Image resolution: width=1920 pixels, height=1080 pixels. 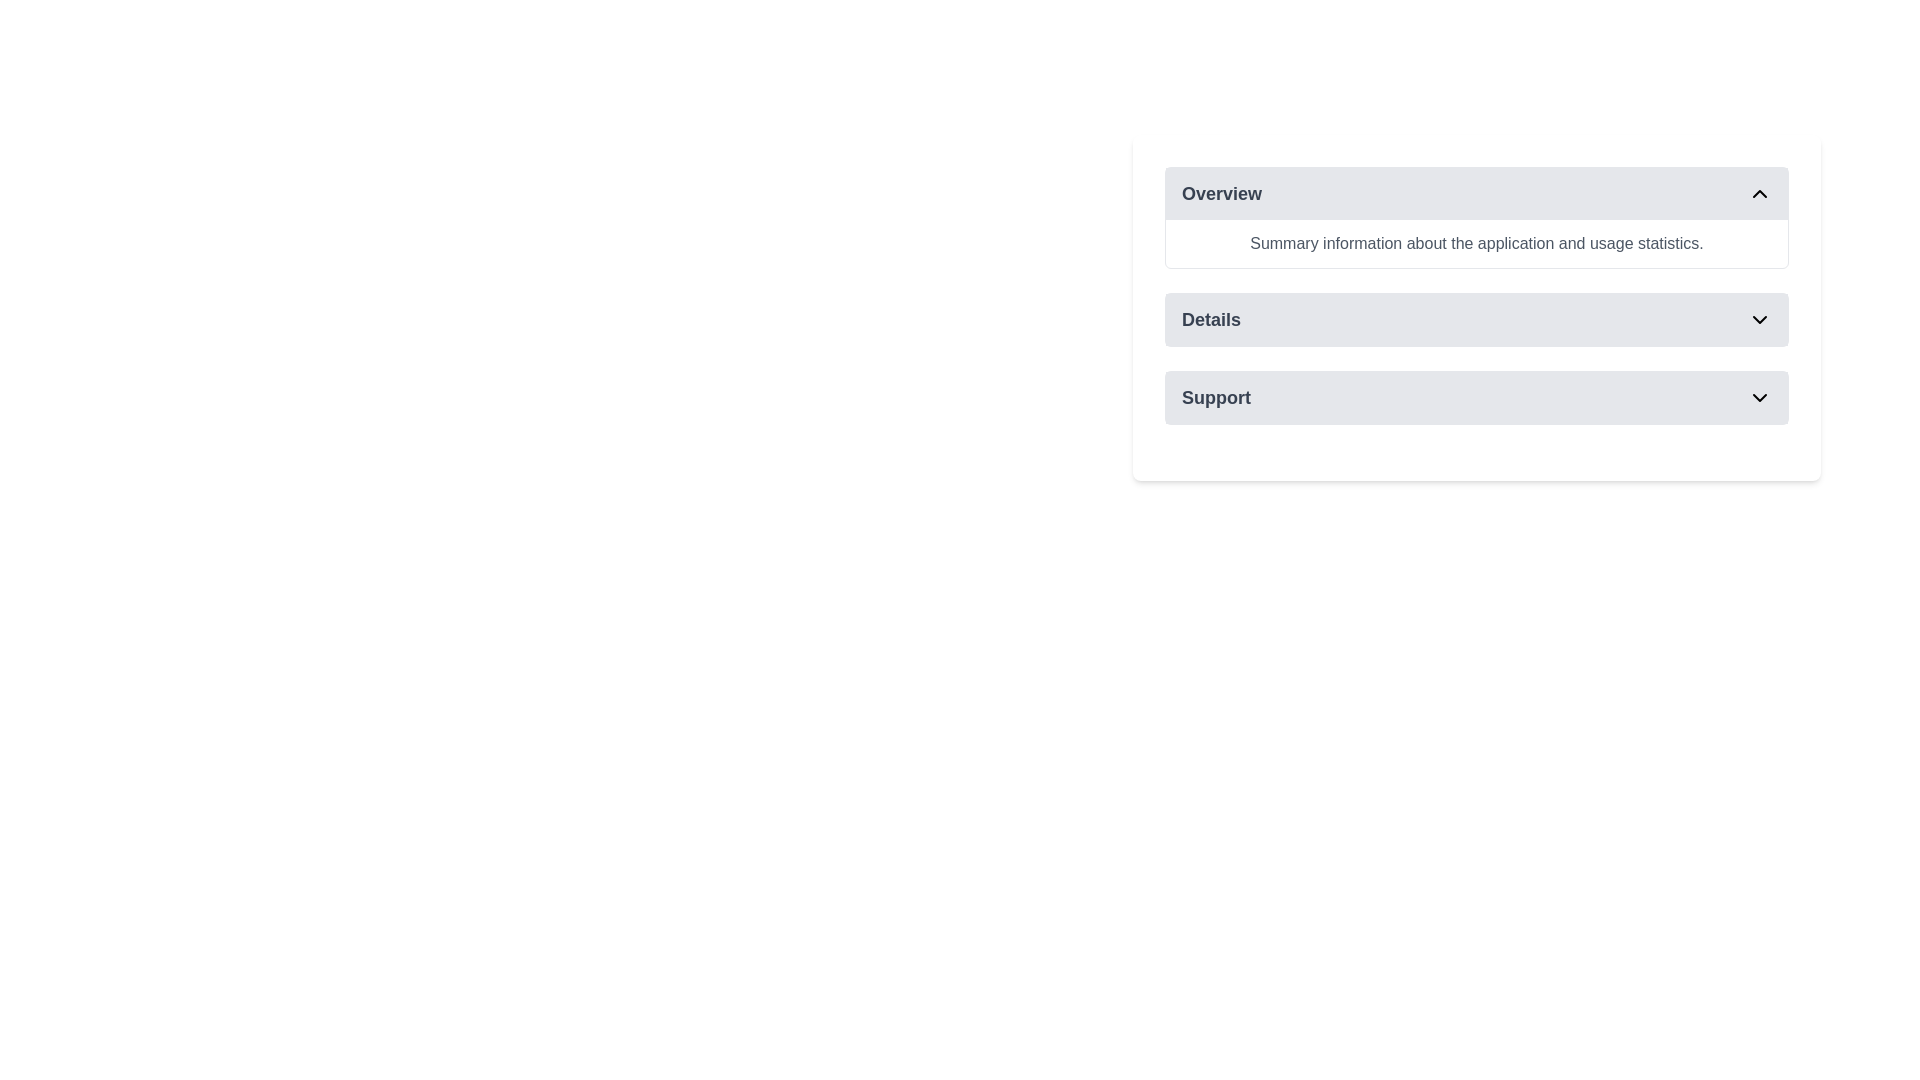 What do you see at coordinates (1760, 319) in the screenshot?
I see `the downward-pointing chevron icon located to the far right of the 'Details' section header` at bounding box center [1760, 319].